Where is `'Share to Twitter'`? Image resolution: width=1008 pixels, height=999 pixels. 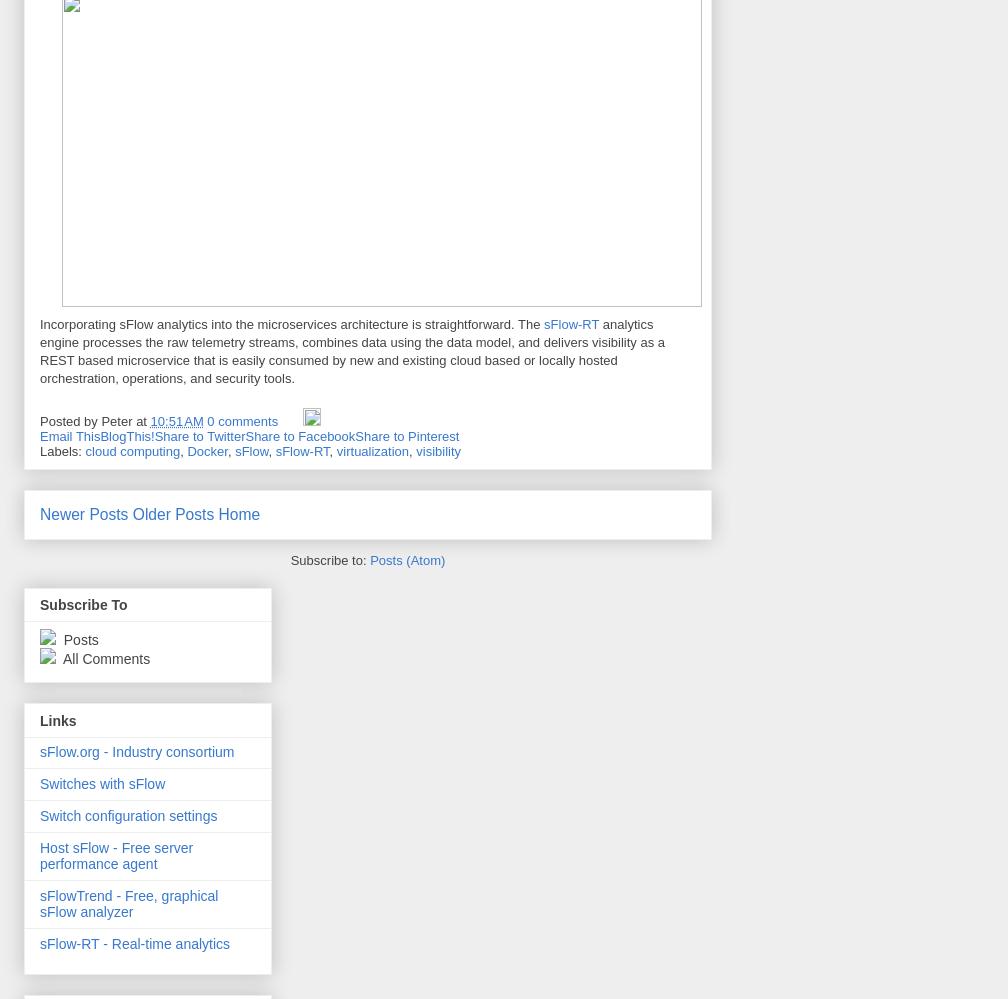
'Share to Twitter' is located at coordinates (199, 435).